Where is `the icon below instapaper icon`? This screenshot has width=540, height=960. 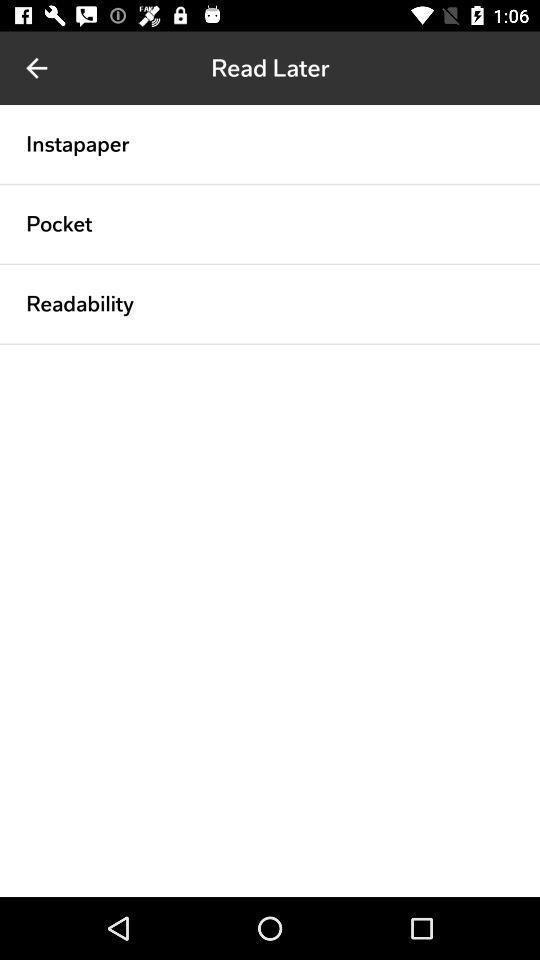
the icon below instapaper icon is located at coordinates (270, 184).